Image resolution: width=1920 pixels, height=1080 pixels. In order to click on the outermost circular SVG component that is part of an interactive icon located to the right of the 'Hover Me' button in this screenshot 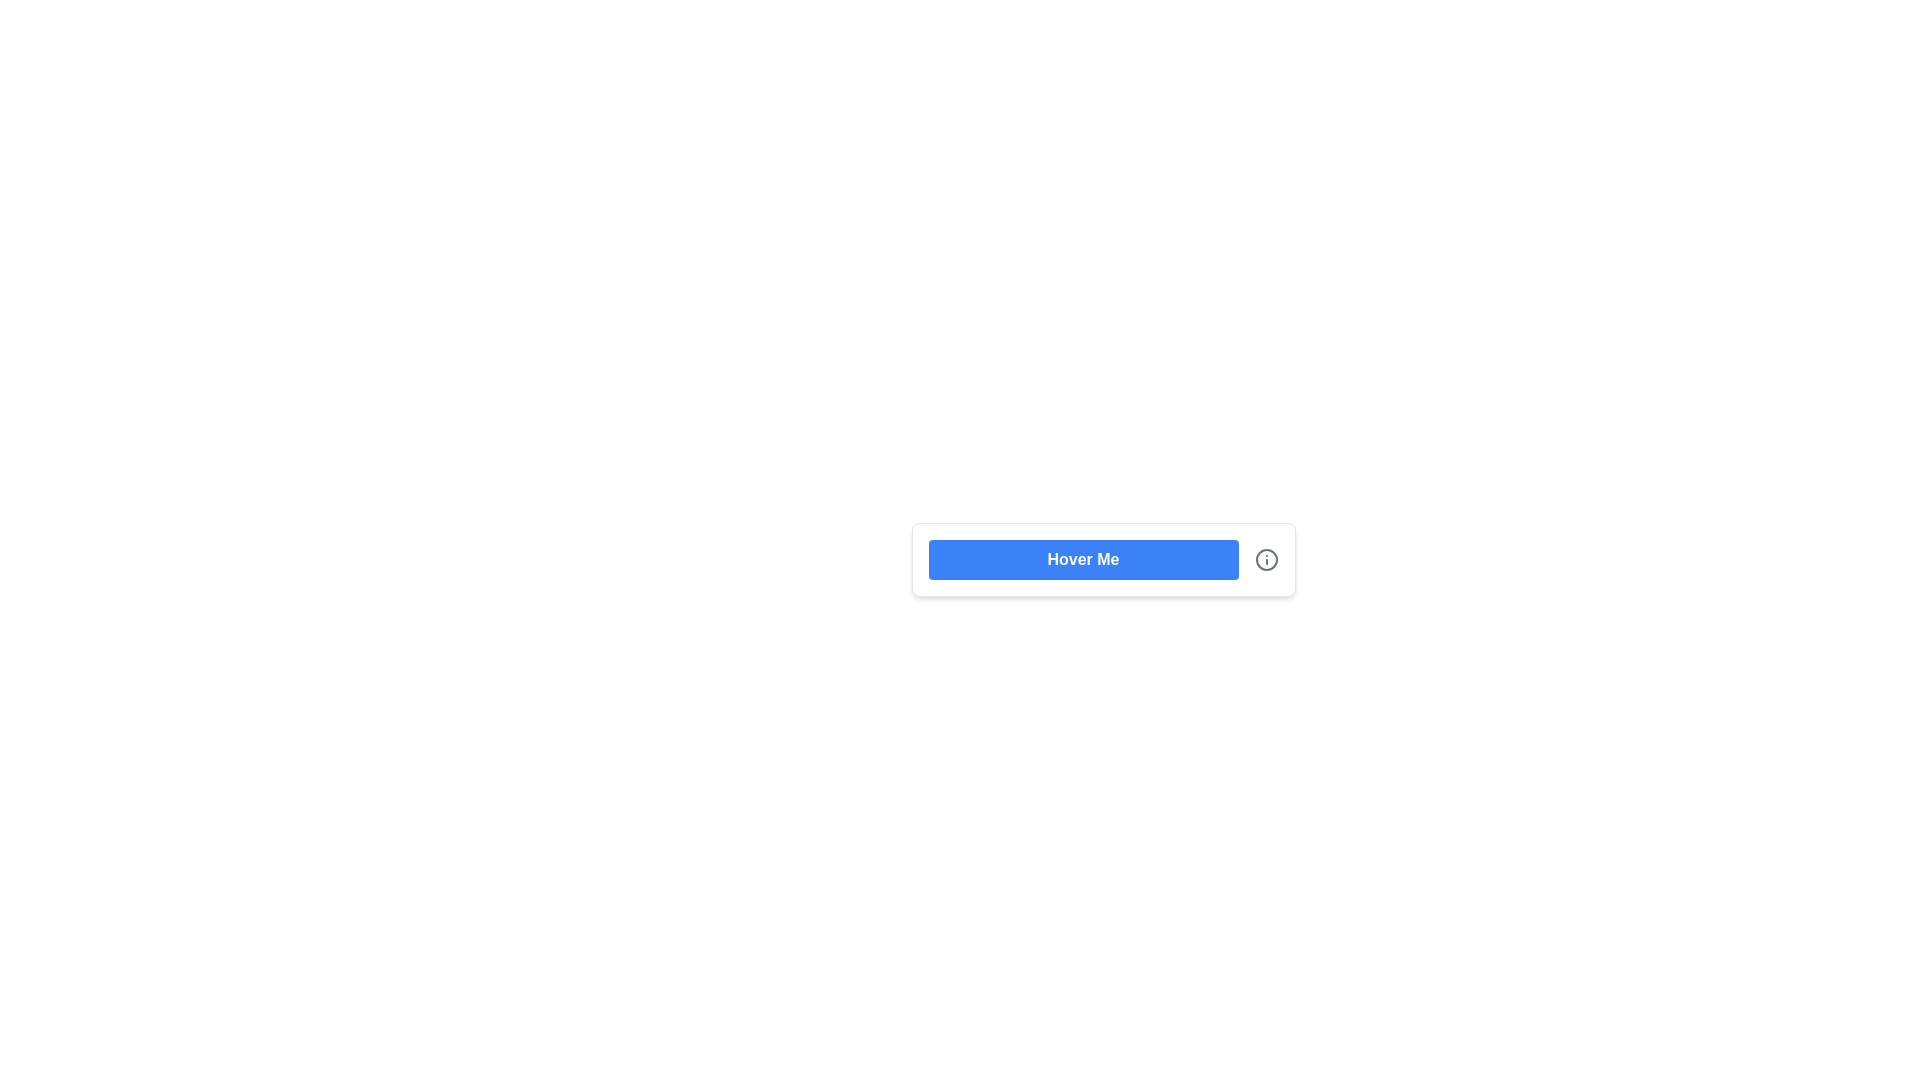, I will do `click(1265, 559)`.